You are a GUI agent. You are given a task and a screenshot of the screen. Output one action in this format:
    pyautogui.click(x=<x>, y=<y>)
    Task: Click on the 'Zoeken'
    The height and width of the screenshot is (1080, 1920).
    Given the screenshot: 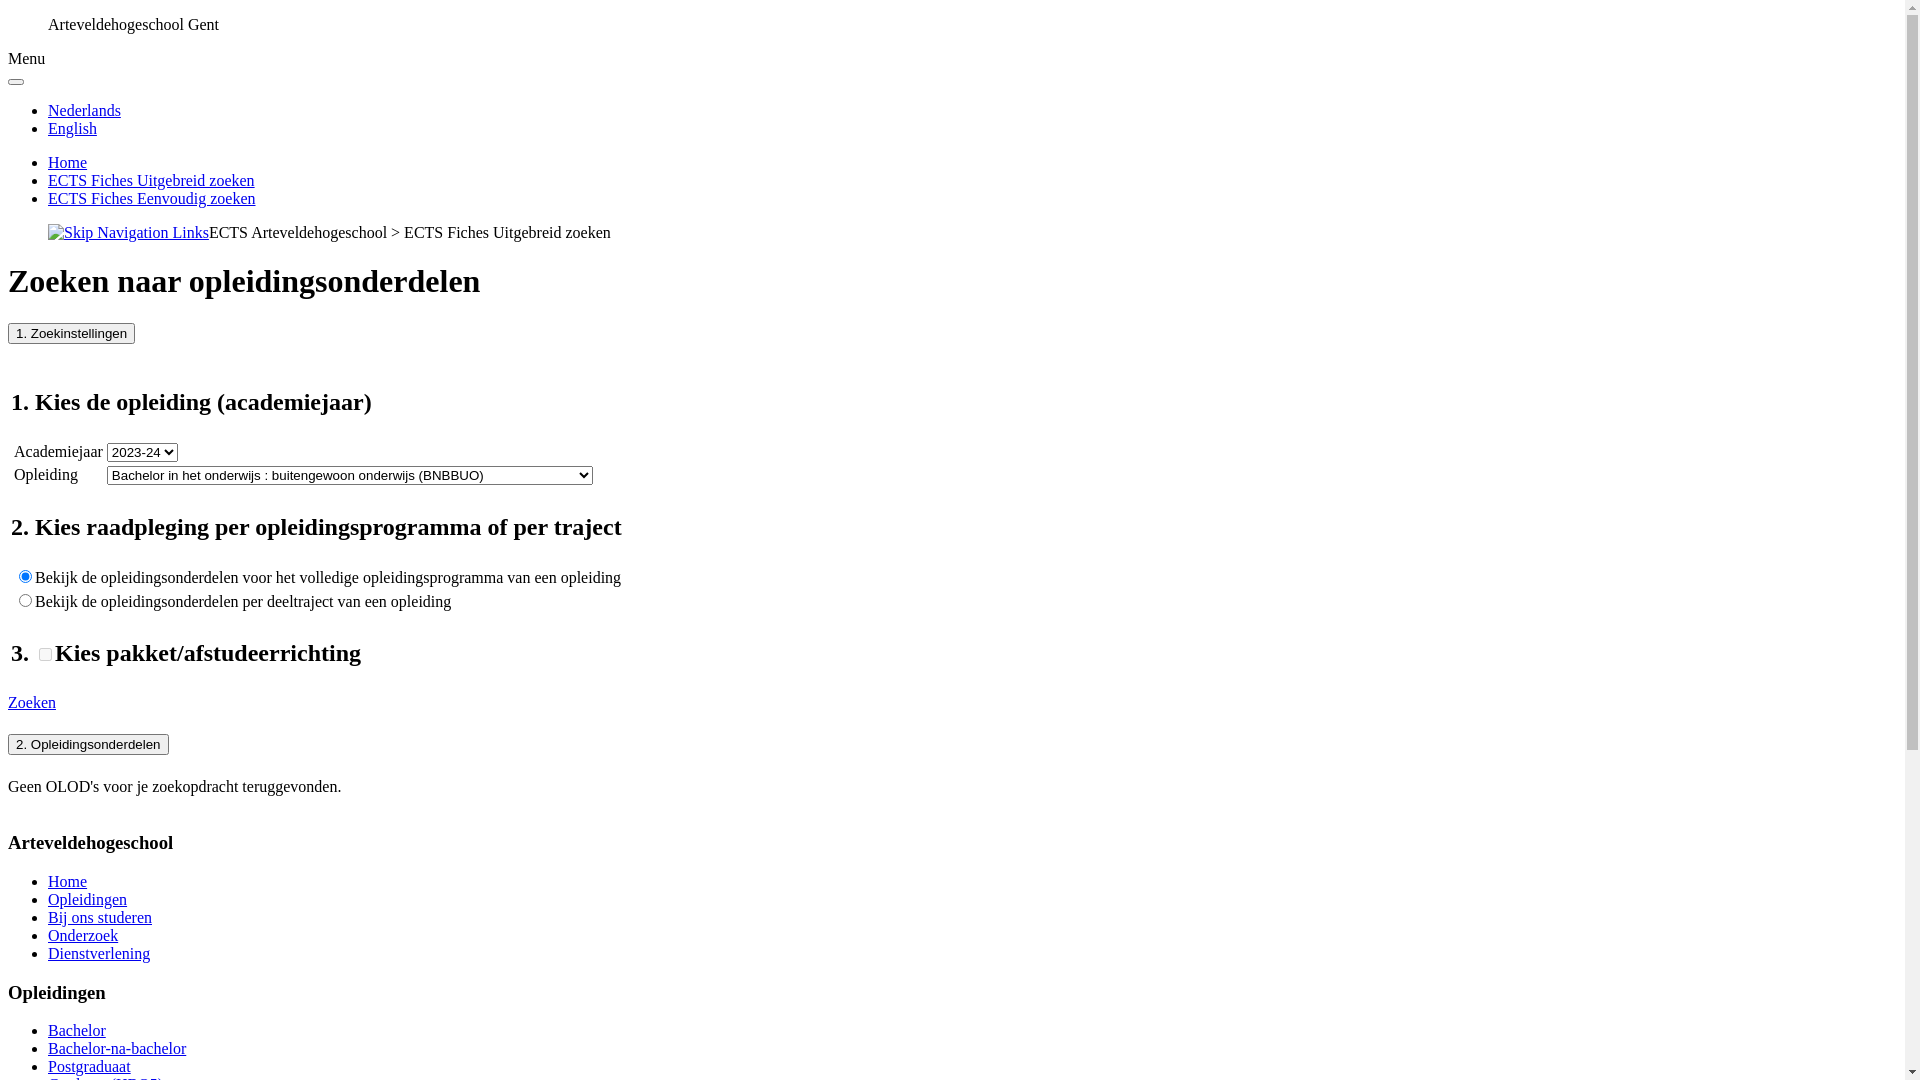 What is the action you would take?
    pyautogui.click(x=32, y=701)
    